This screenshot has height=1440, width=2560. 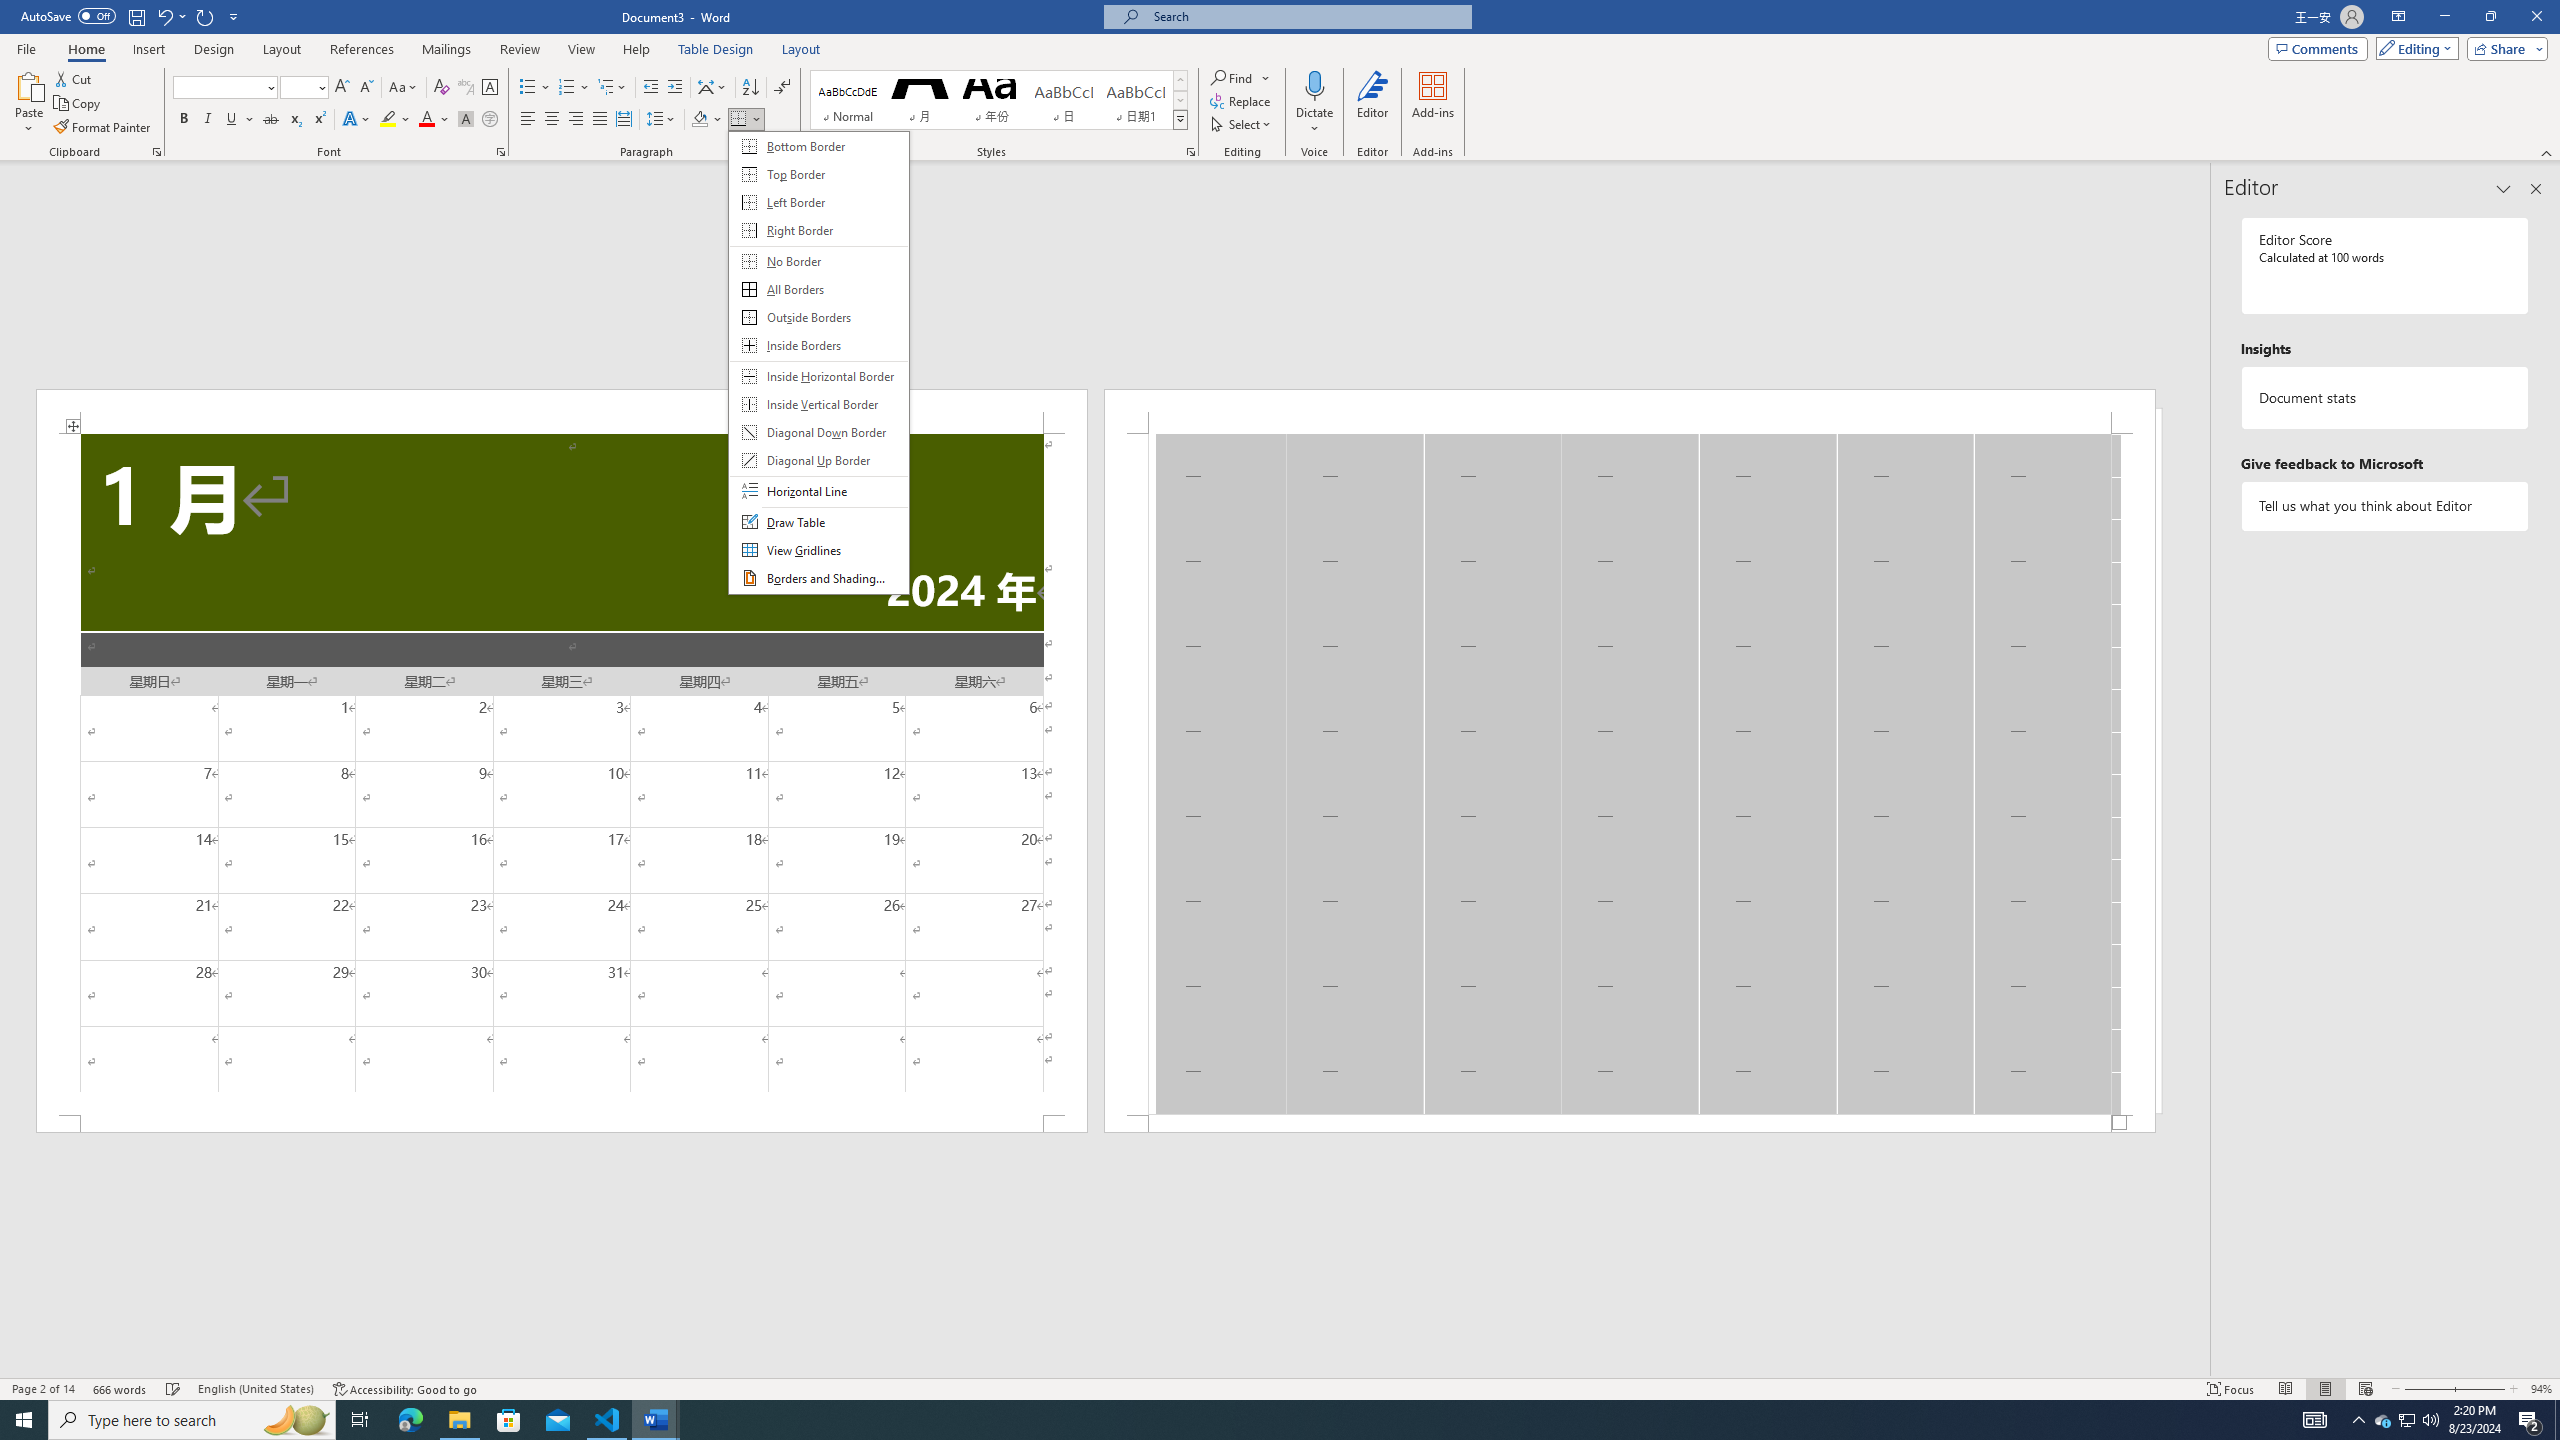 What do you see at coordinates (1628, 773) in the screenshot?
I see `'Page 2 content'` at bounding box center [1628, 773].